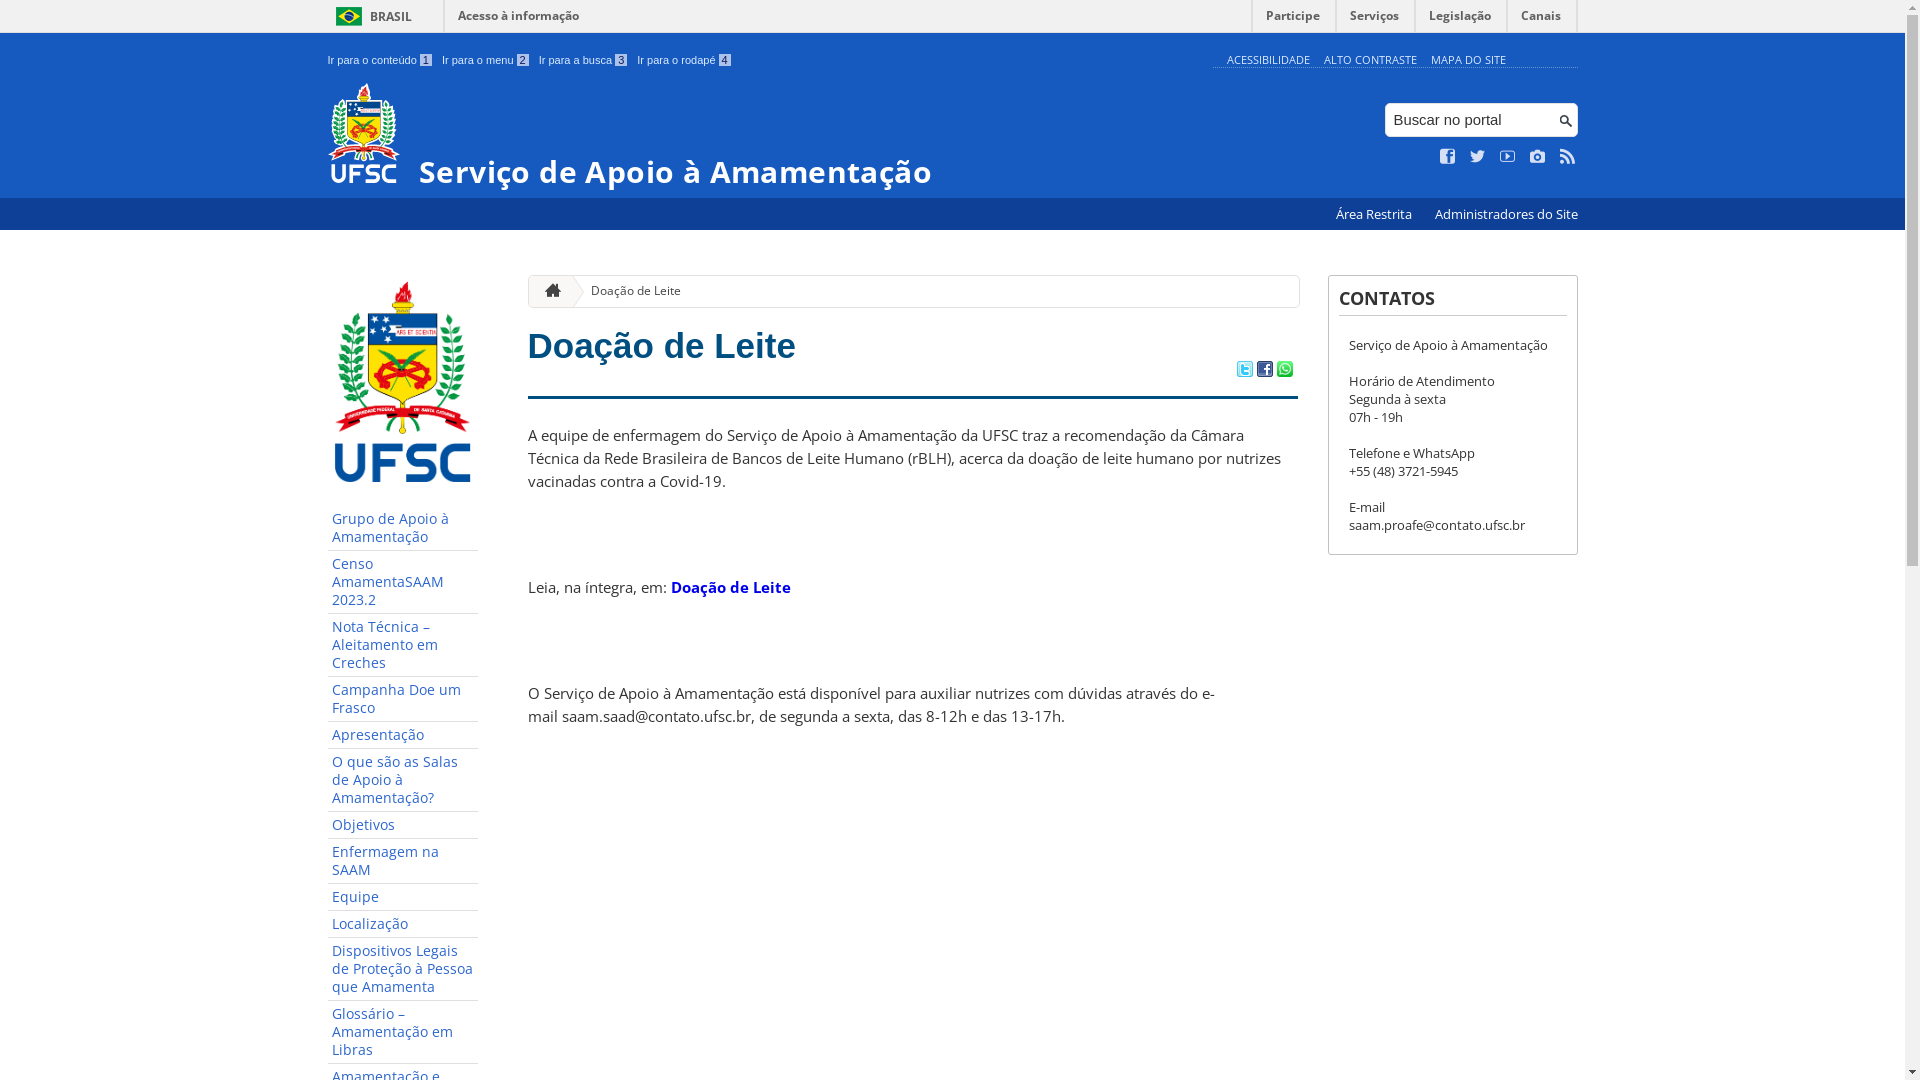  Describe the element at coordinates (402, 582) in the screenshot. I see `'Censo AmamentaSAAM 2023.2'` at that location.